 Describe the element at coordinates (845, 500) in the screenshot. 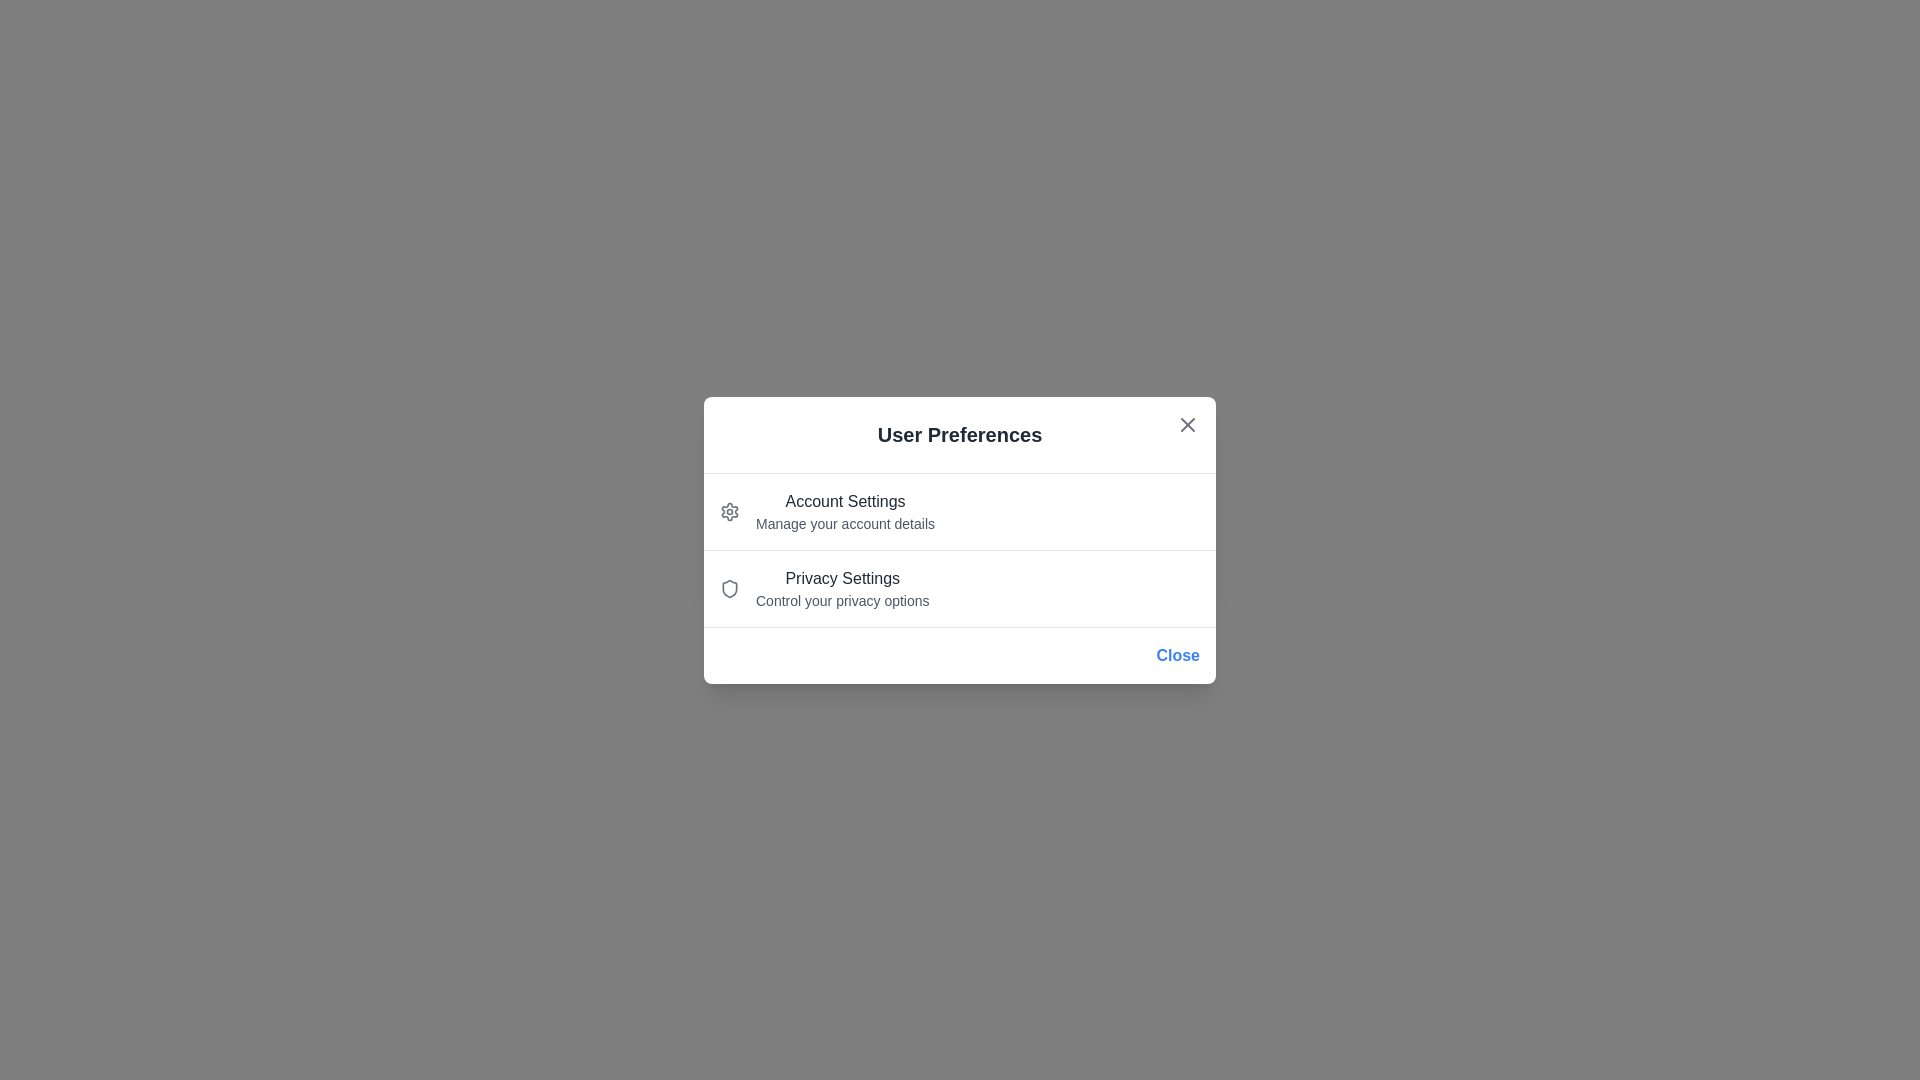

I see `the 'Account Settings' option to expand or view its details` at that location.